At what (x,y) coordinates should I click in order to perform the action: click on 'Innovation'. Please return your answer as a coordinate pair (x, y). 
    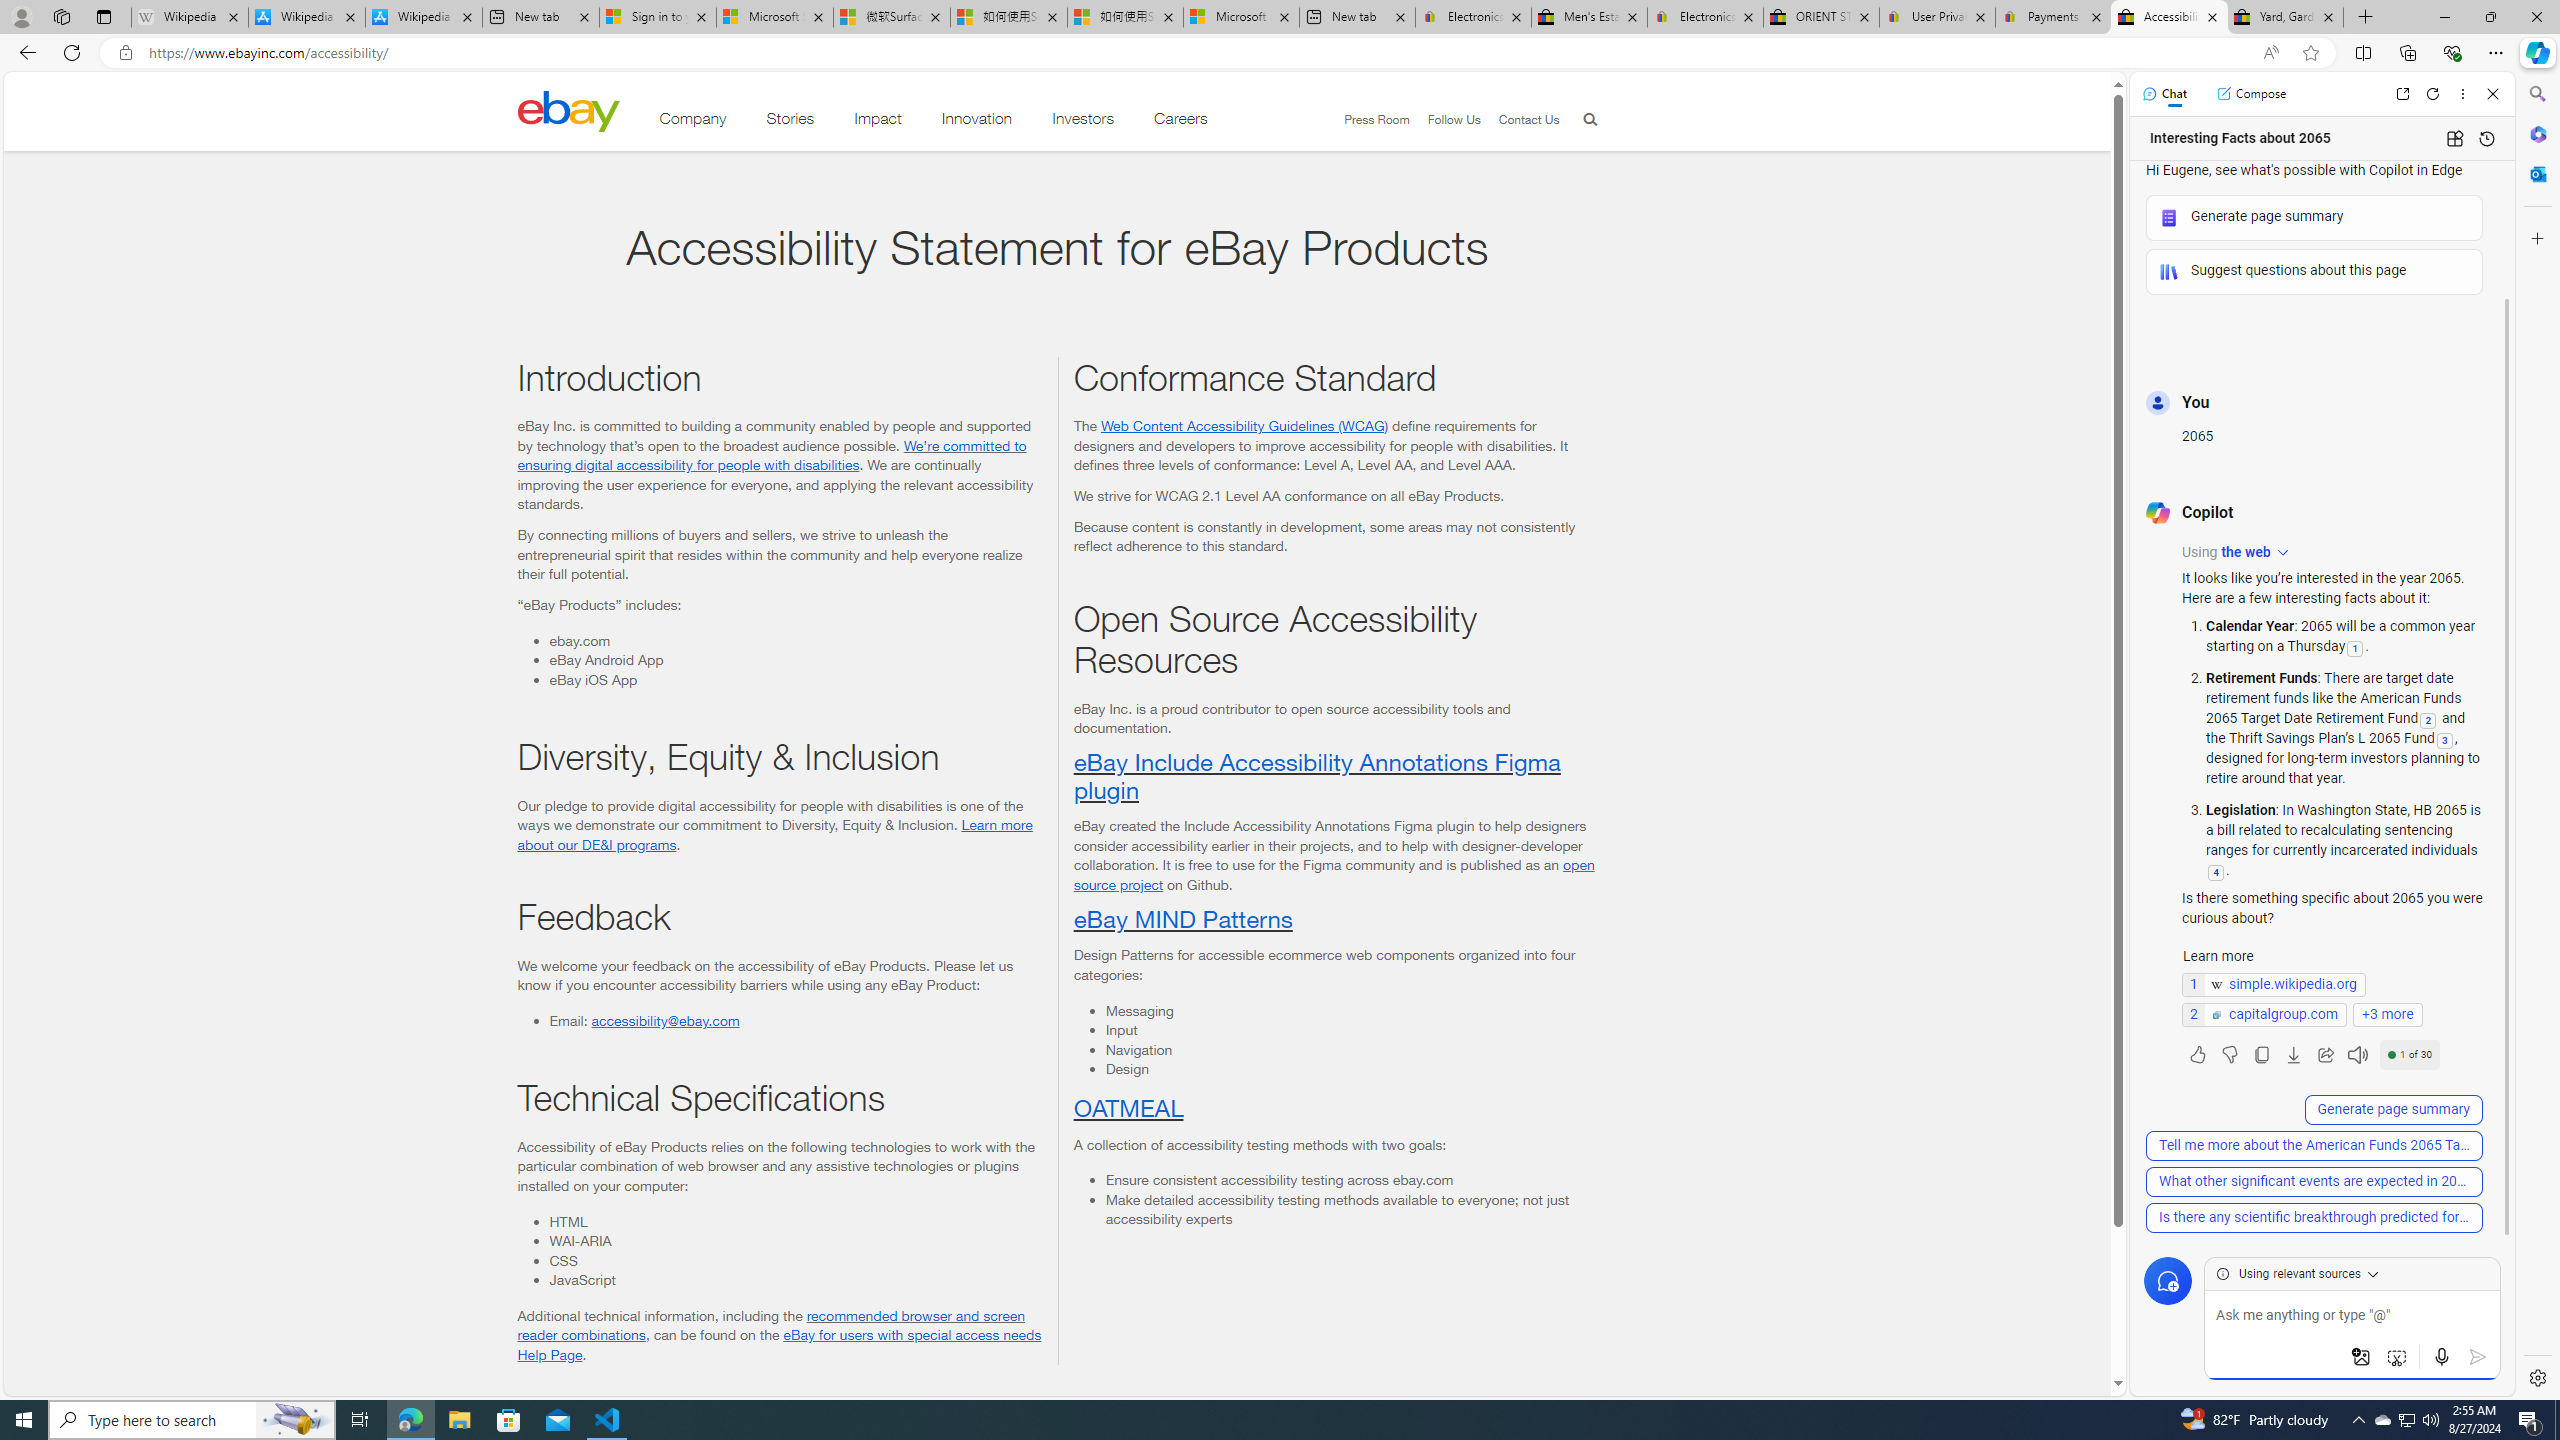
    Looking at the image, I should click on (977, 122).